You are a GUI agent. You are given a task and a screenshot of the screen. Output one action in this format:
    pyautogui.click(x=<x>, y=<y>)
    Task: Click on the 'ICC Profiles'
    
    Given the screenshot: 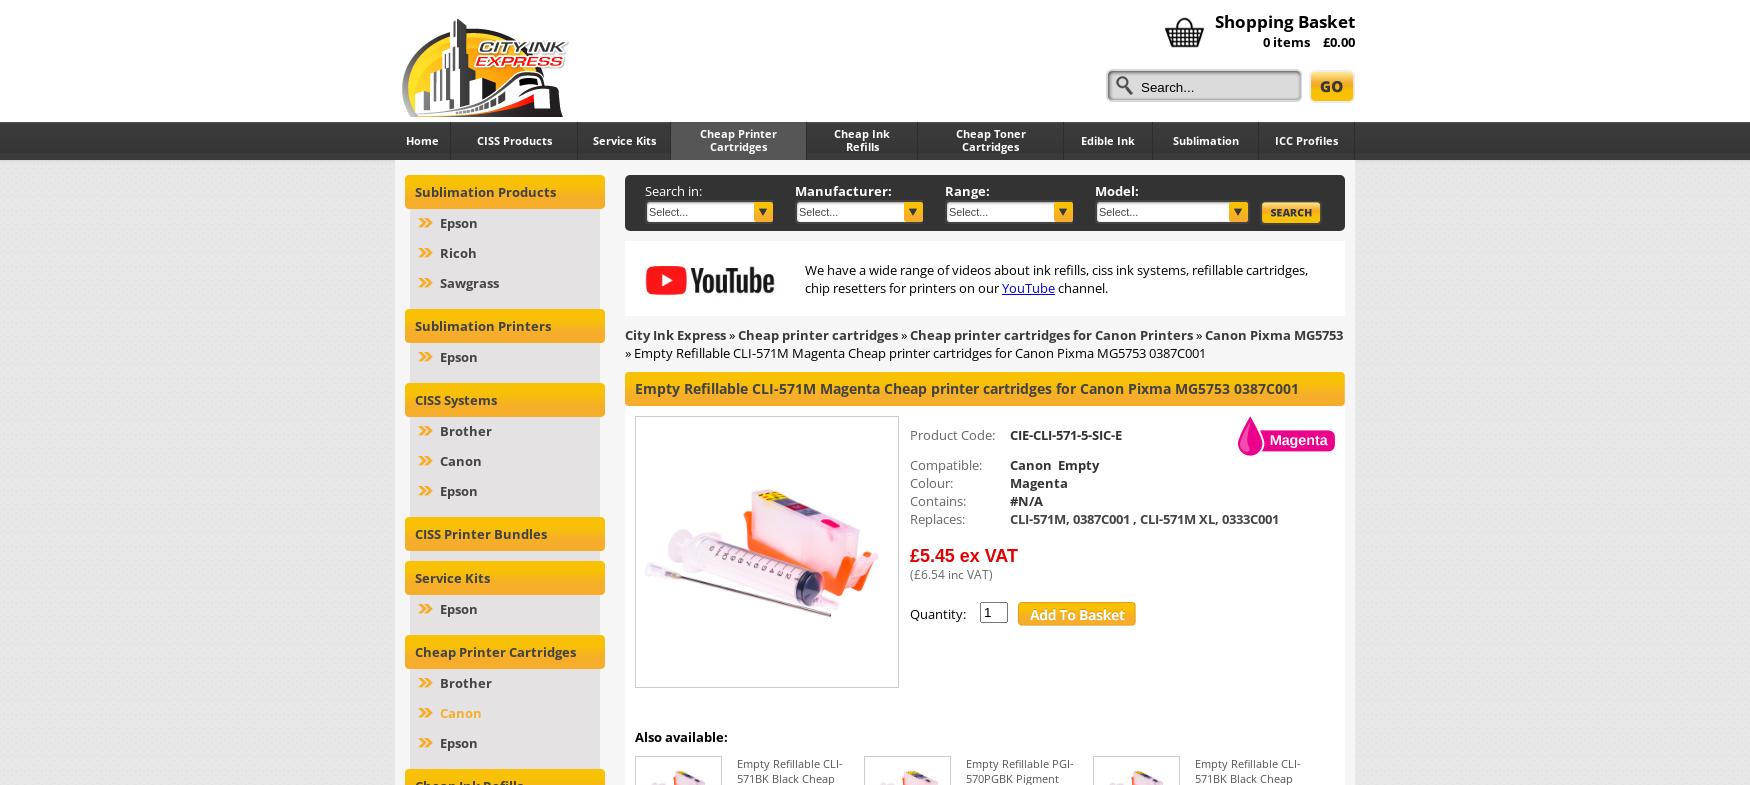 What is the action you would take?
    pyautogui.click(x=1305, y=139)
    